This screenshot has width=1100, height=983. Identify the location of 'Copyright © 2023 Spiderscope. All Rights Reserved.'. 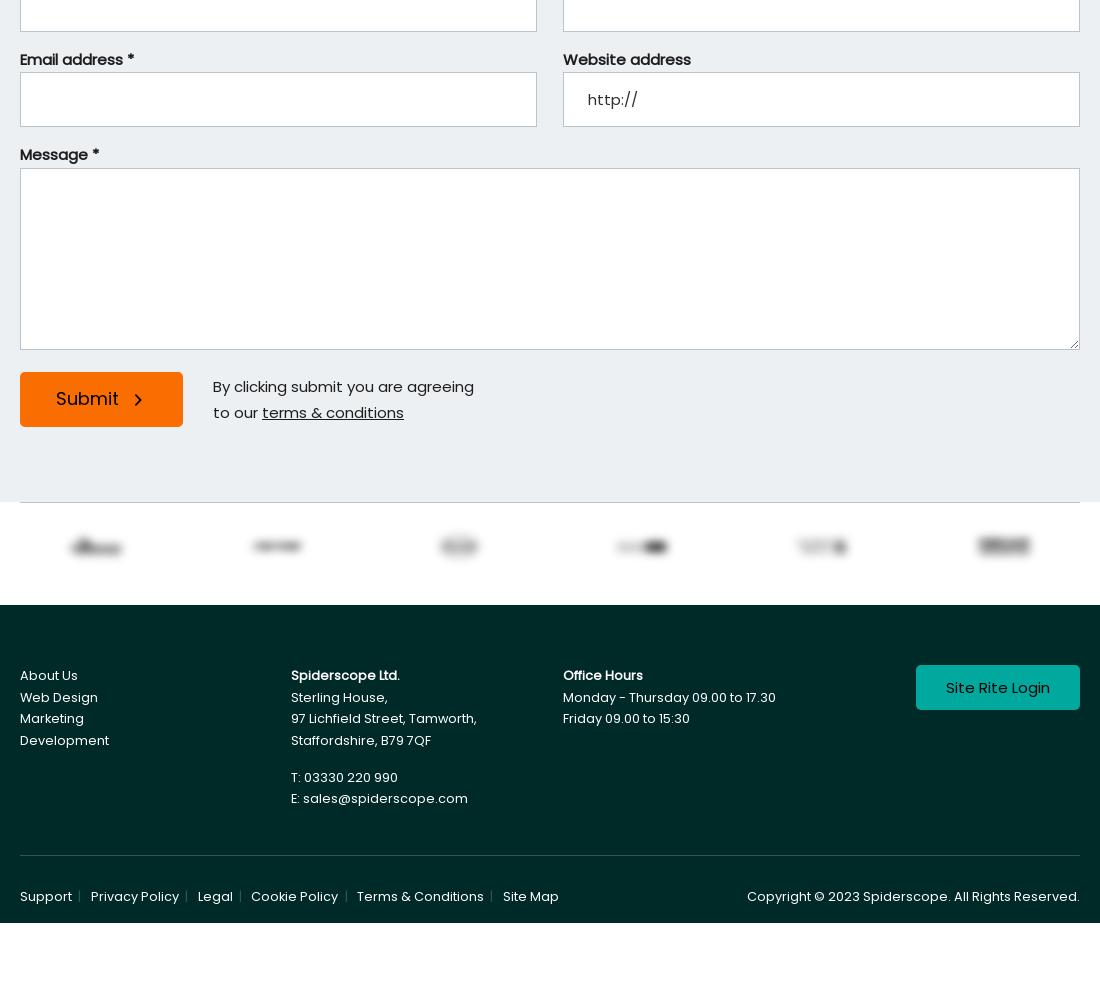
(913, 896).